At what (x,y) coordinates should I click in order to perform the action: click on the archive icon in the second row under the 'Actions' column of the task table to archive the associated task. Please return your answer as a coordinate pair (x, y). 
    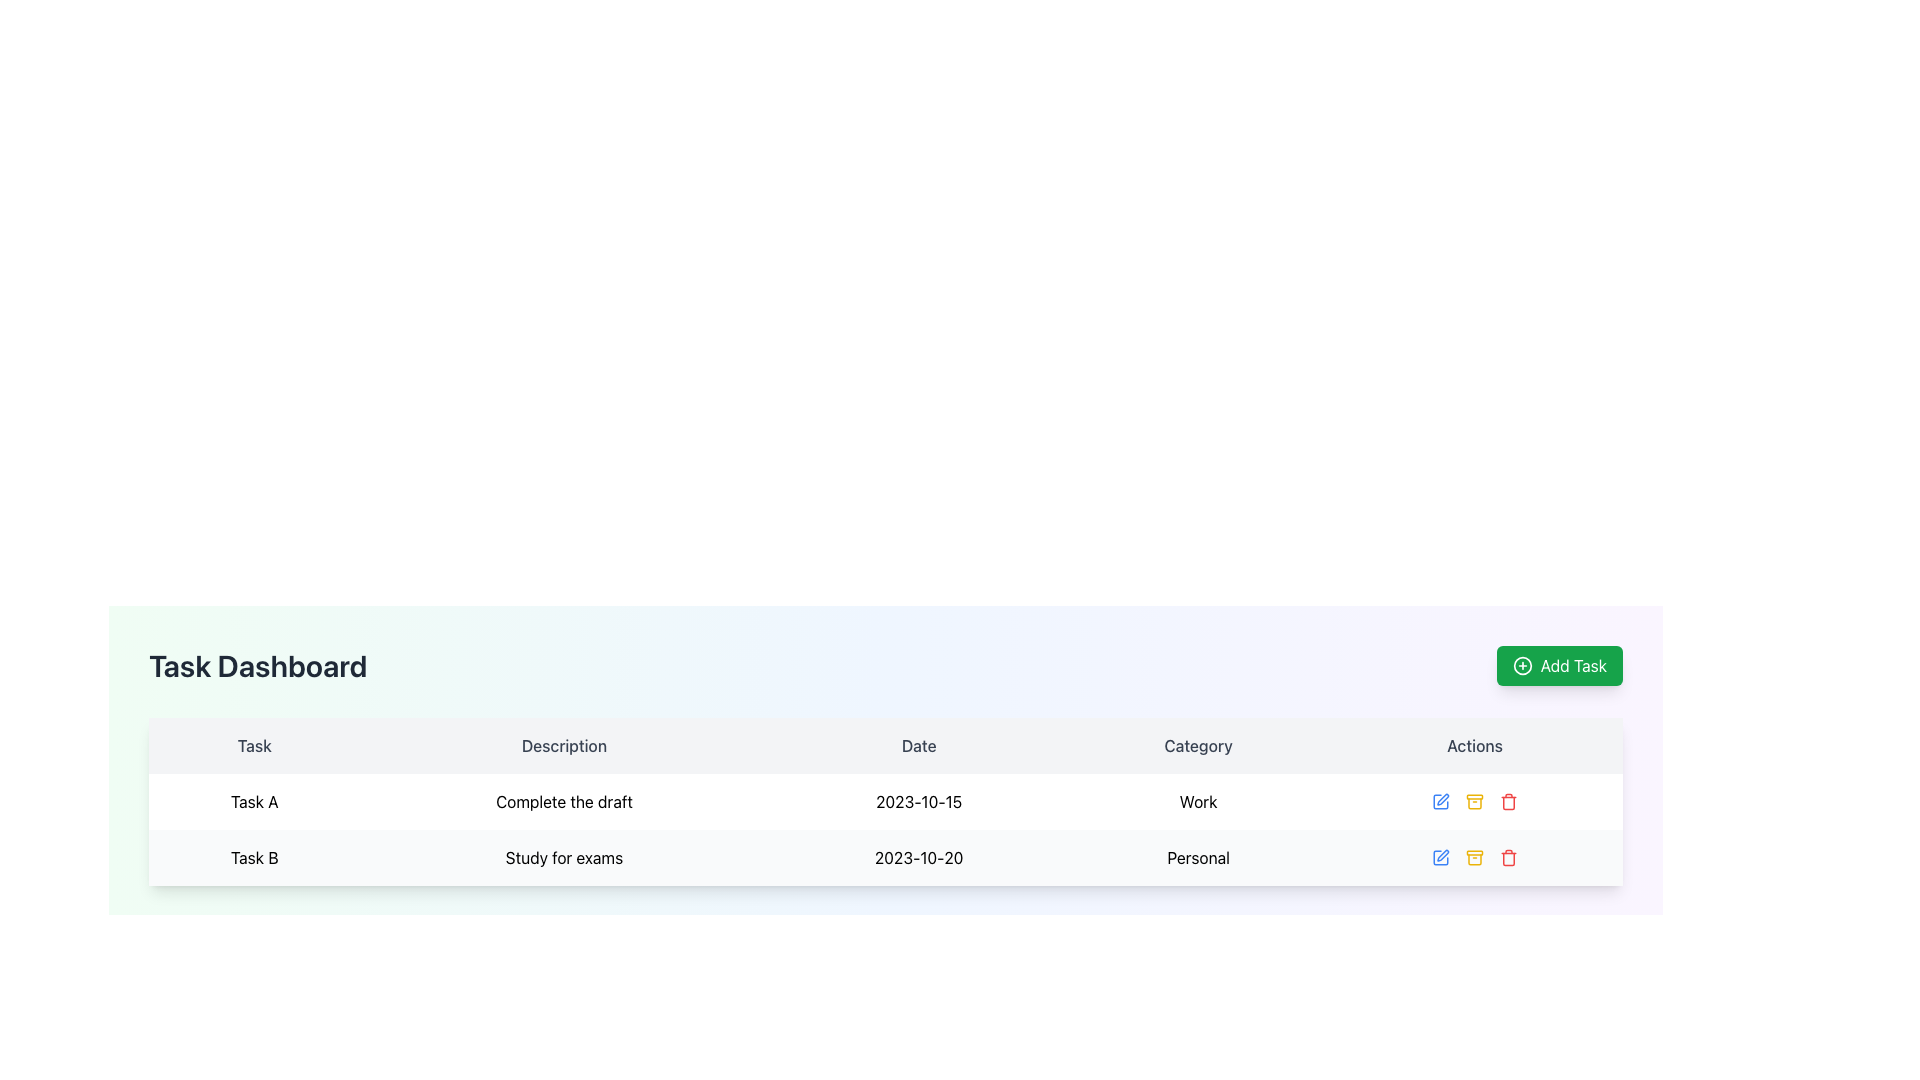
    Looking at the image, I should click on (1475, 856).